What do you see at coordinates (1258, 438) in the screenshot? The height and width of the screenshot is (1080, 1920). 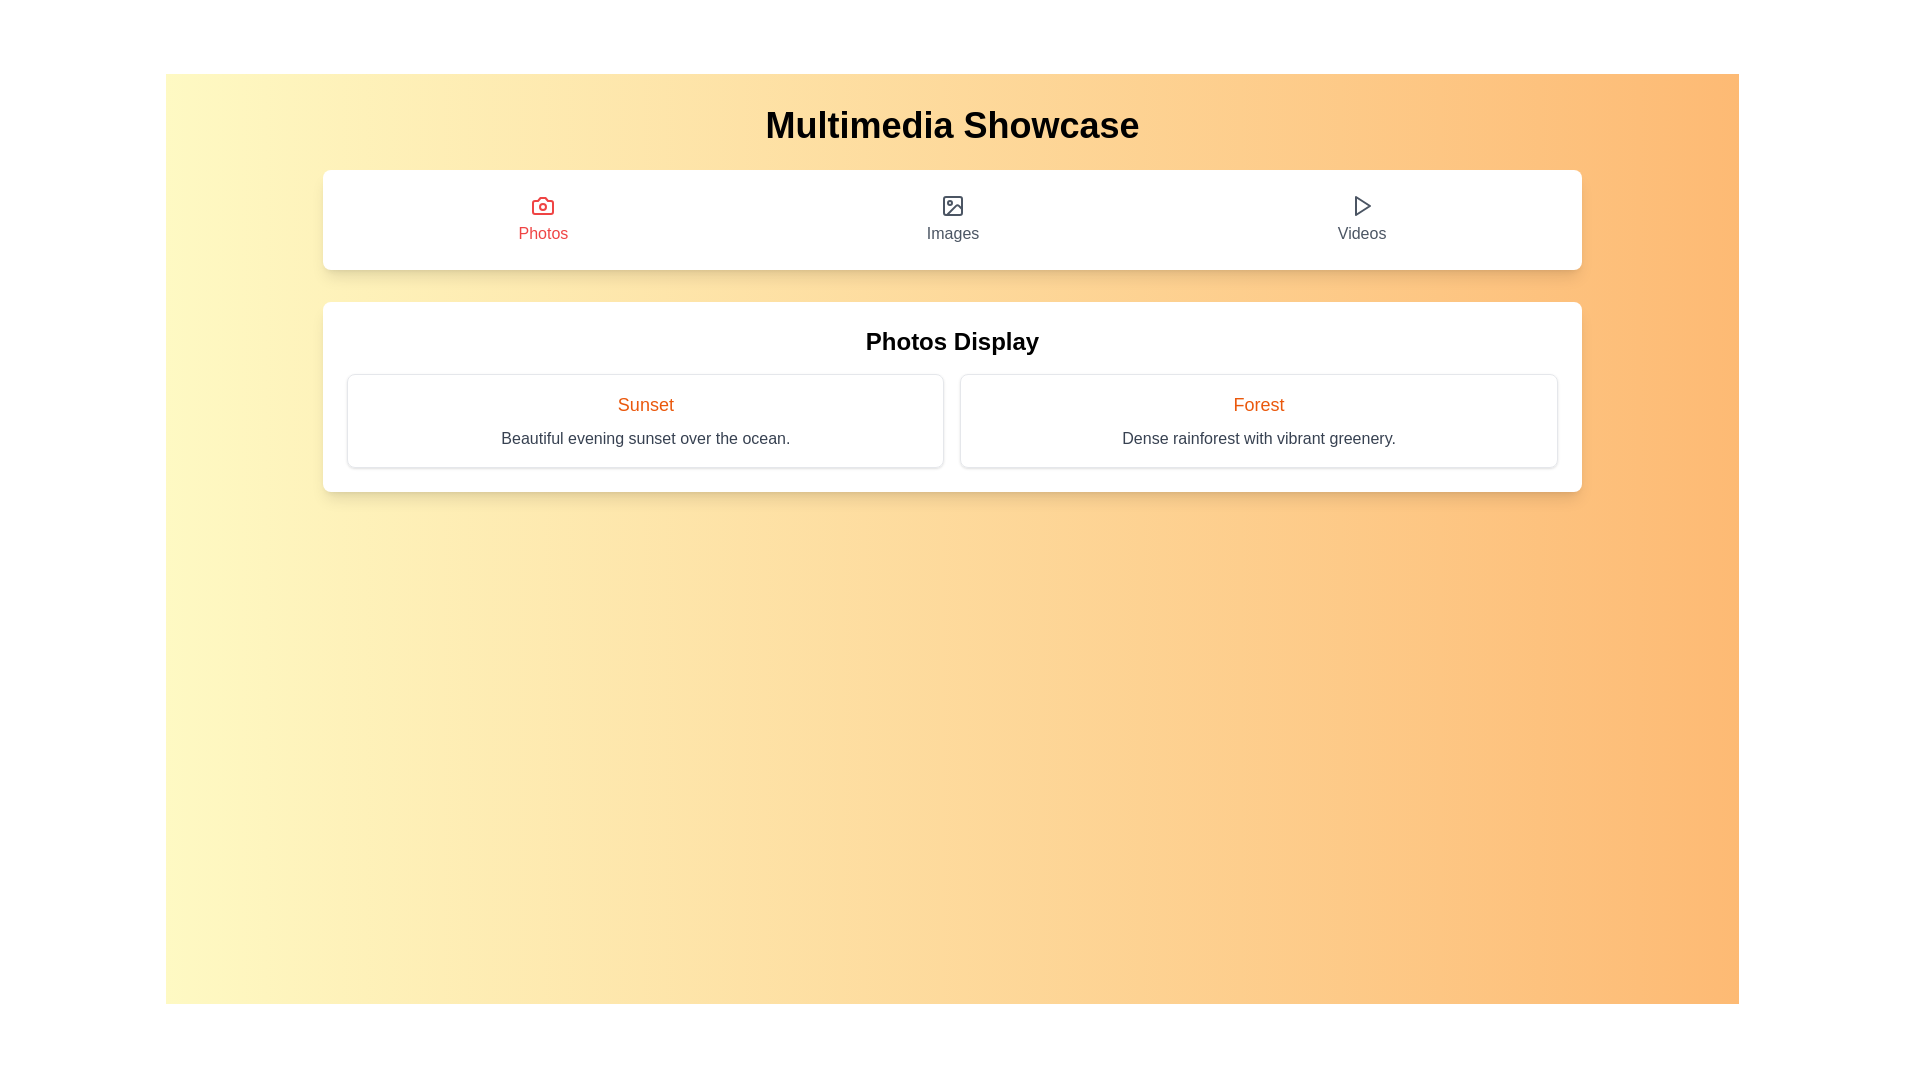 I see `static text displaying 'Dense rainforest with vibrant greenery.' located under the 'Forest' heading in the 'Photos Display' section` at bounding box center [1258, 438].